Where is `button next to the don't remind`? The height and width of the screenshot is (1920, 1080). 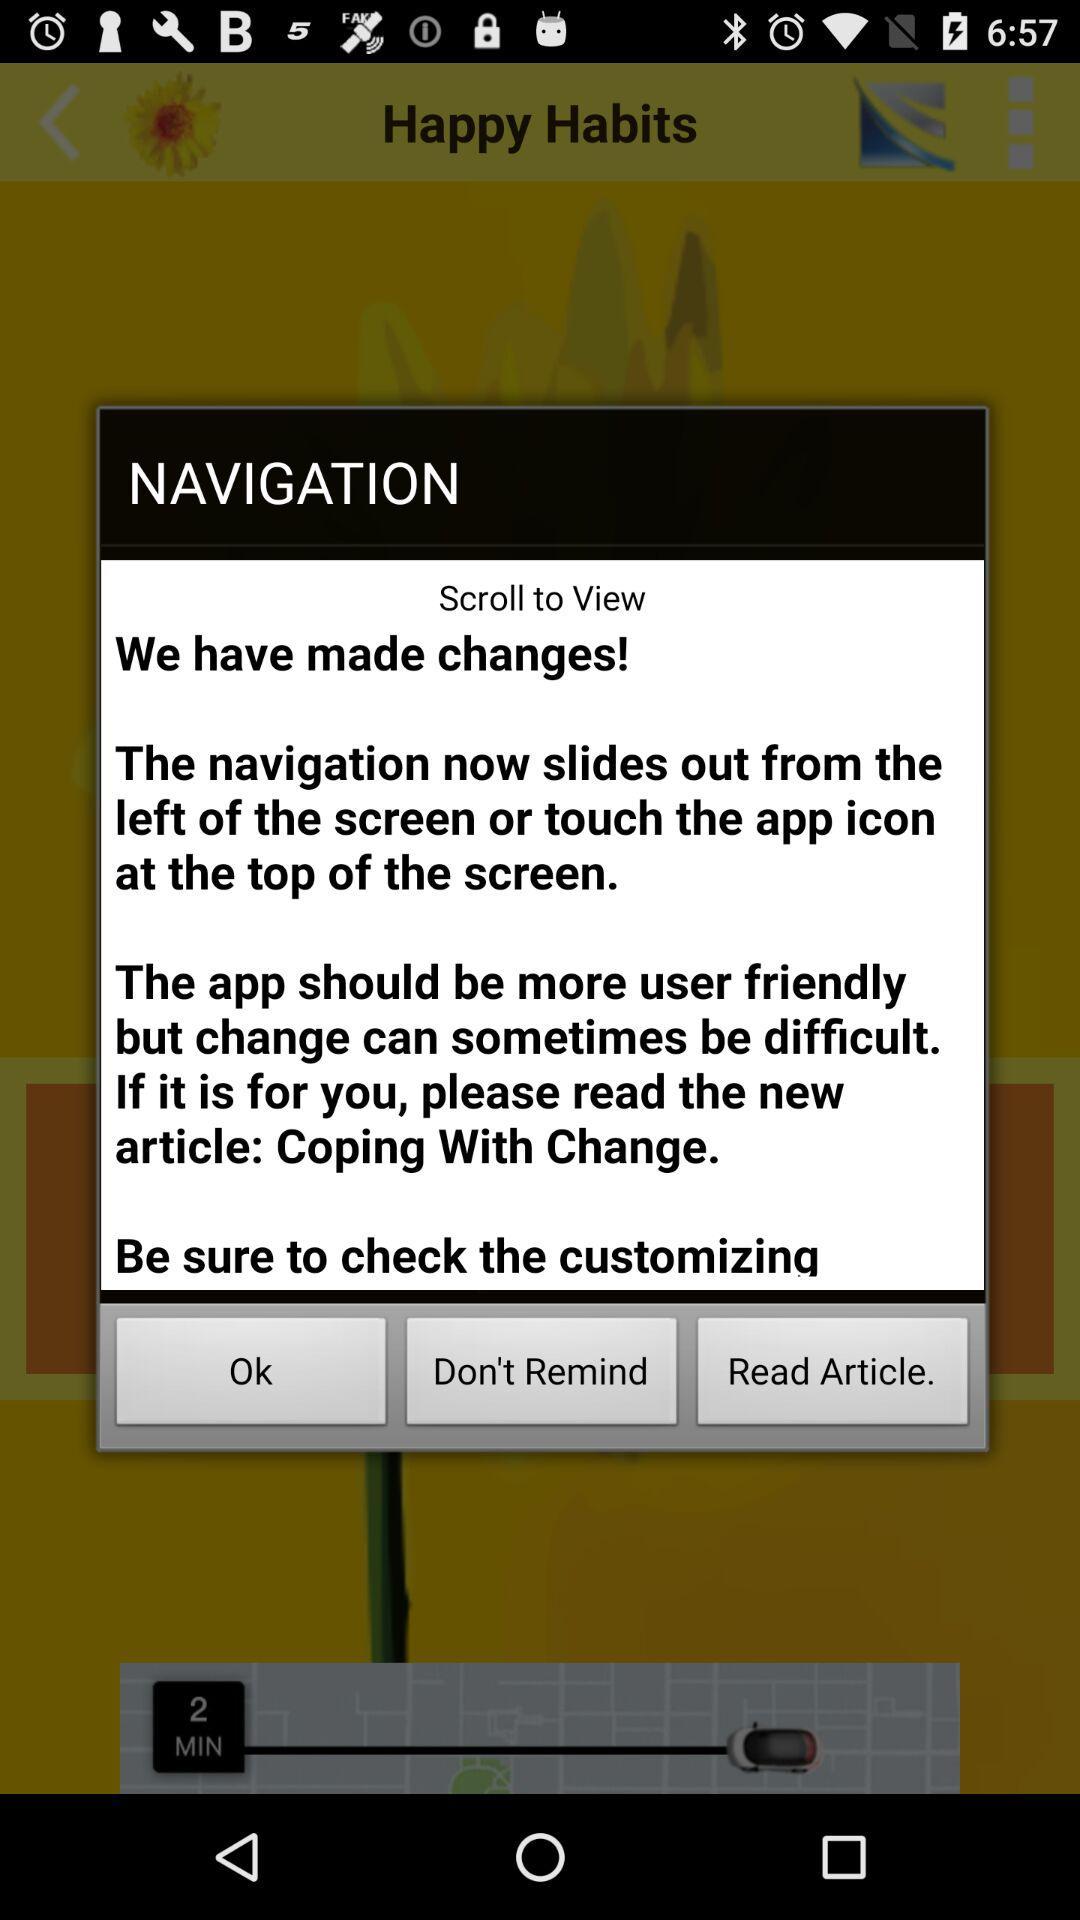
button next to the don't remind is located at coordinates (833, 1376).